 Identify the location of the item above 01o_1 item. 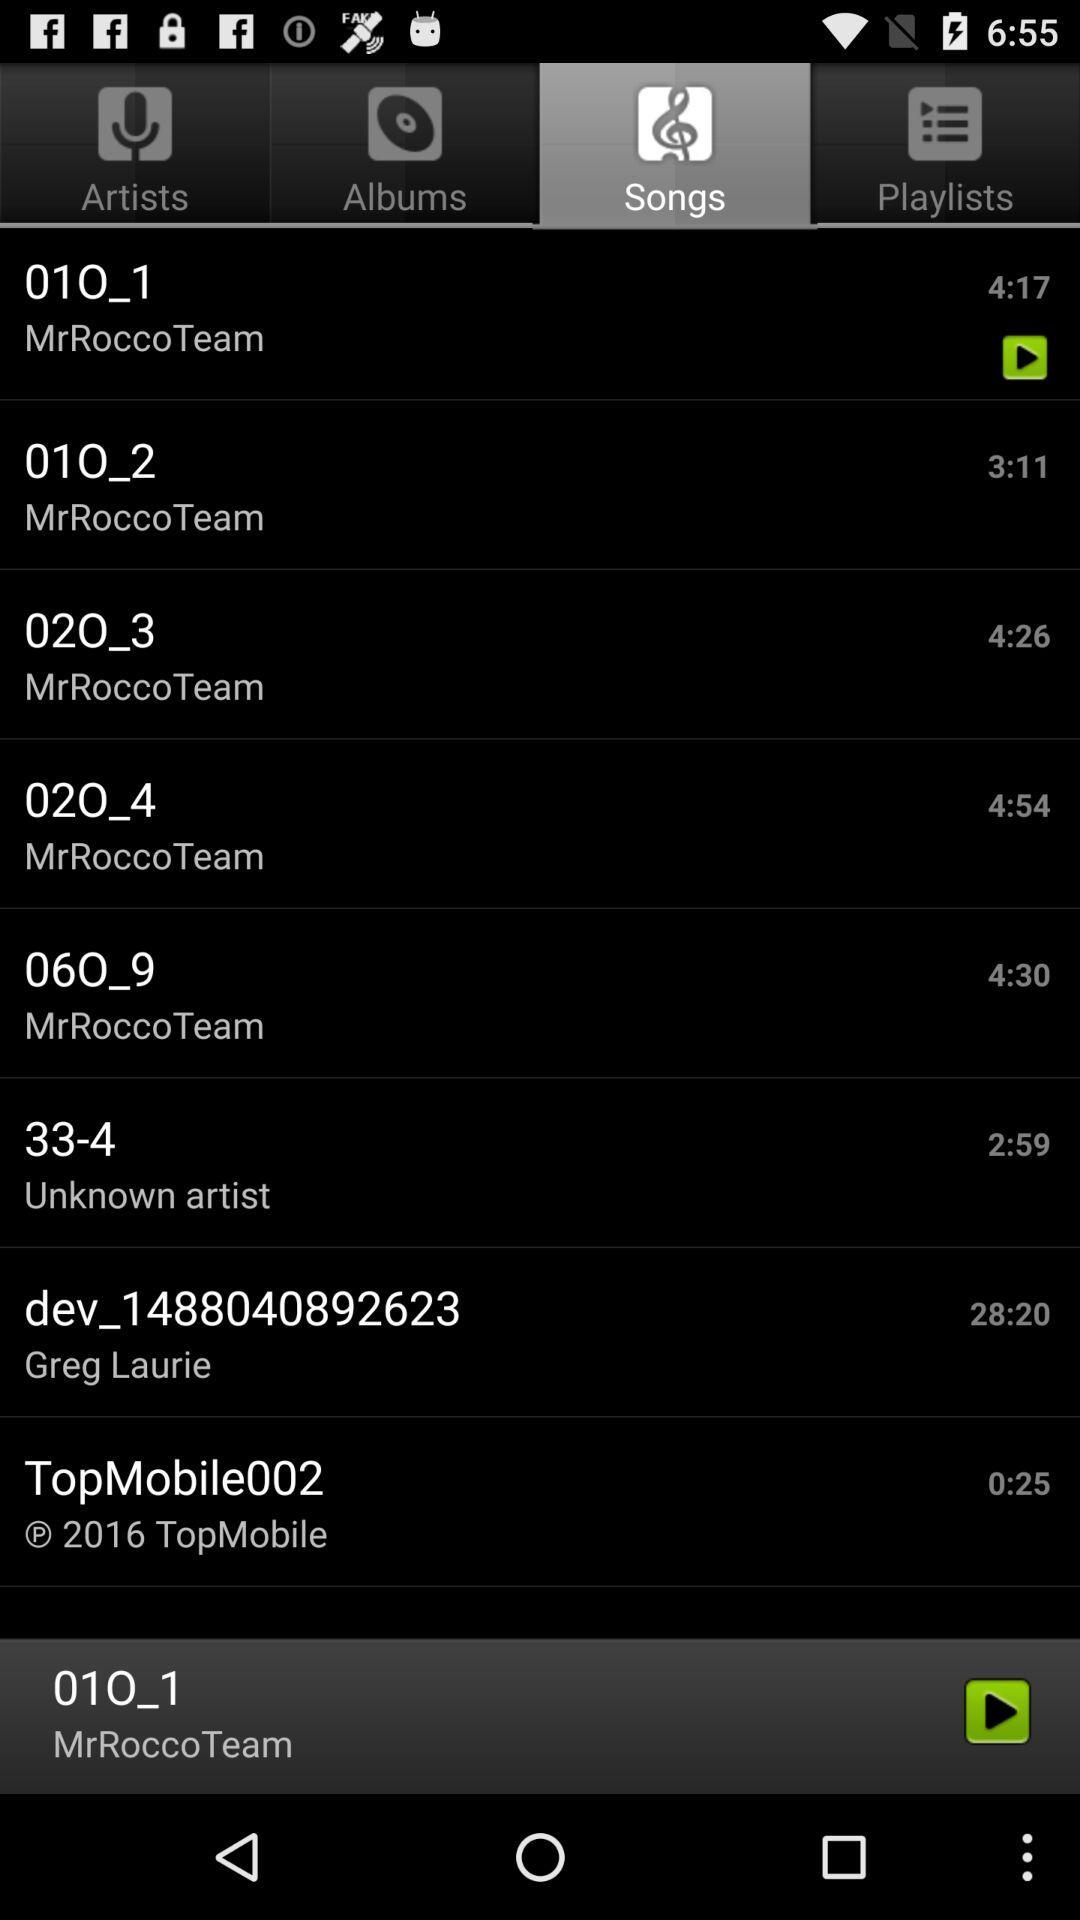
(405, 146).